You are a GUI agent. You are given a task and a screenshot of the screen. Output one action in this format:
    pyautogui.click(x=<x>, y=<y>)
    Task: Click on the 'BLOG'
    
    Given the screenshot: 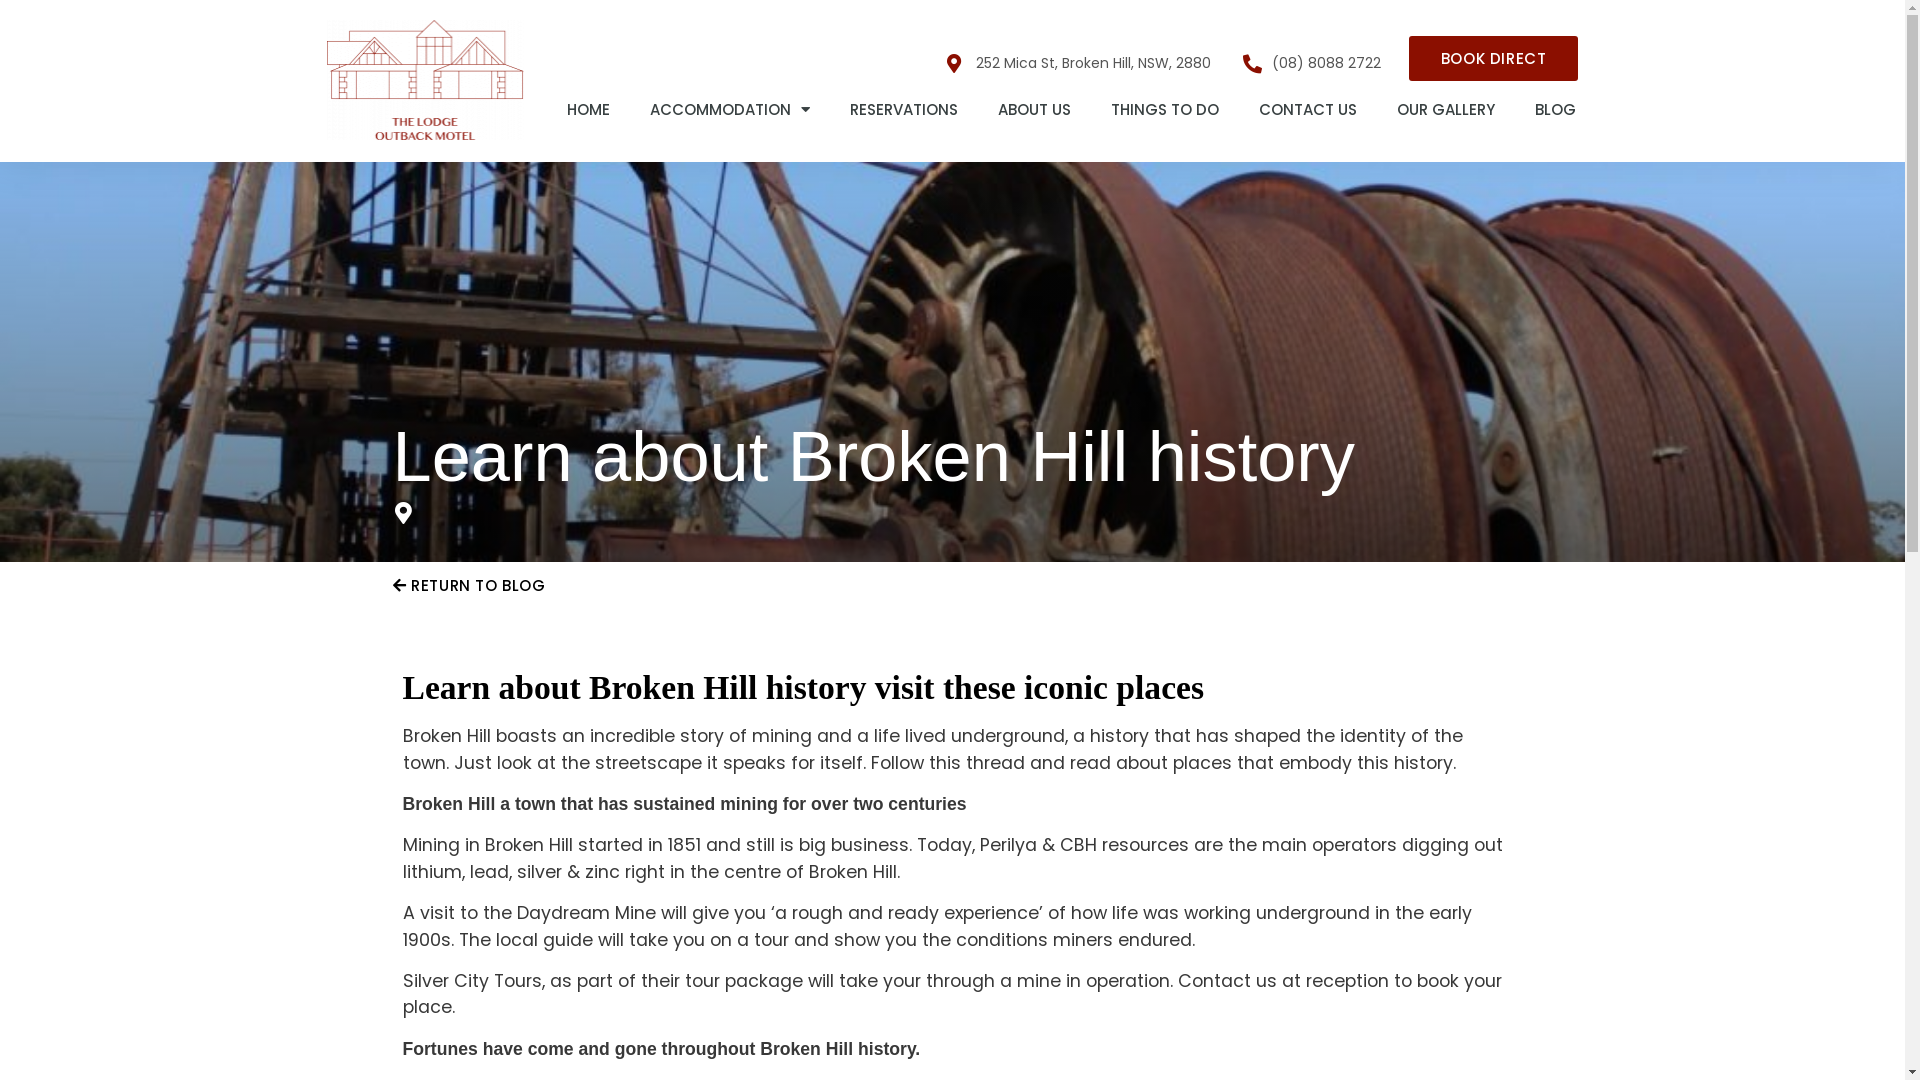 What is the action you would take?
    pyautogui.click(x=1554, y=110)
    